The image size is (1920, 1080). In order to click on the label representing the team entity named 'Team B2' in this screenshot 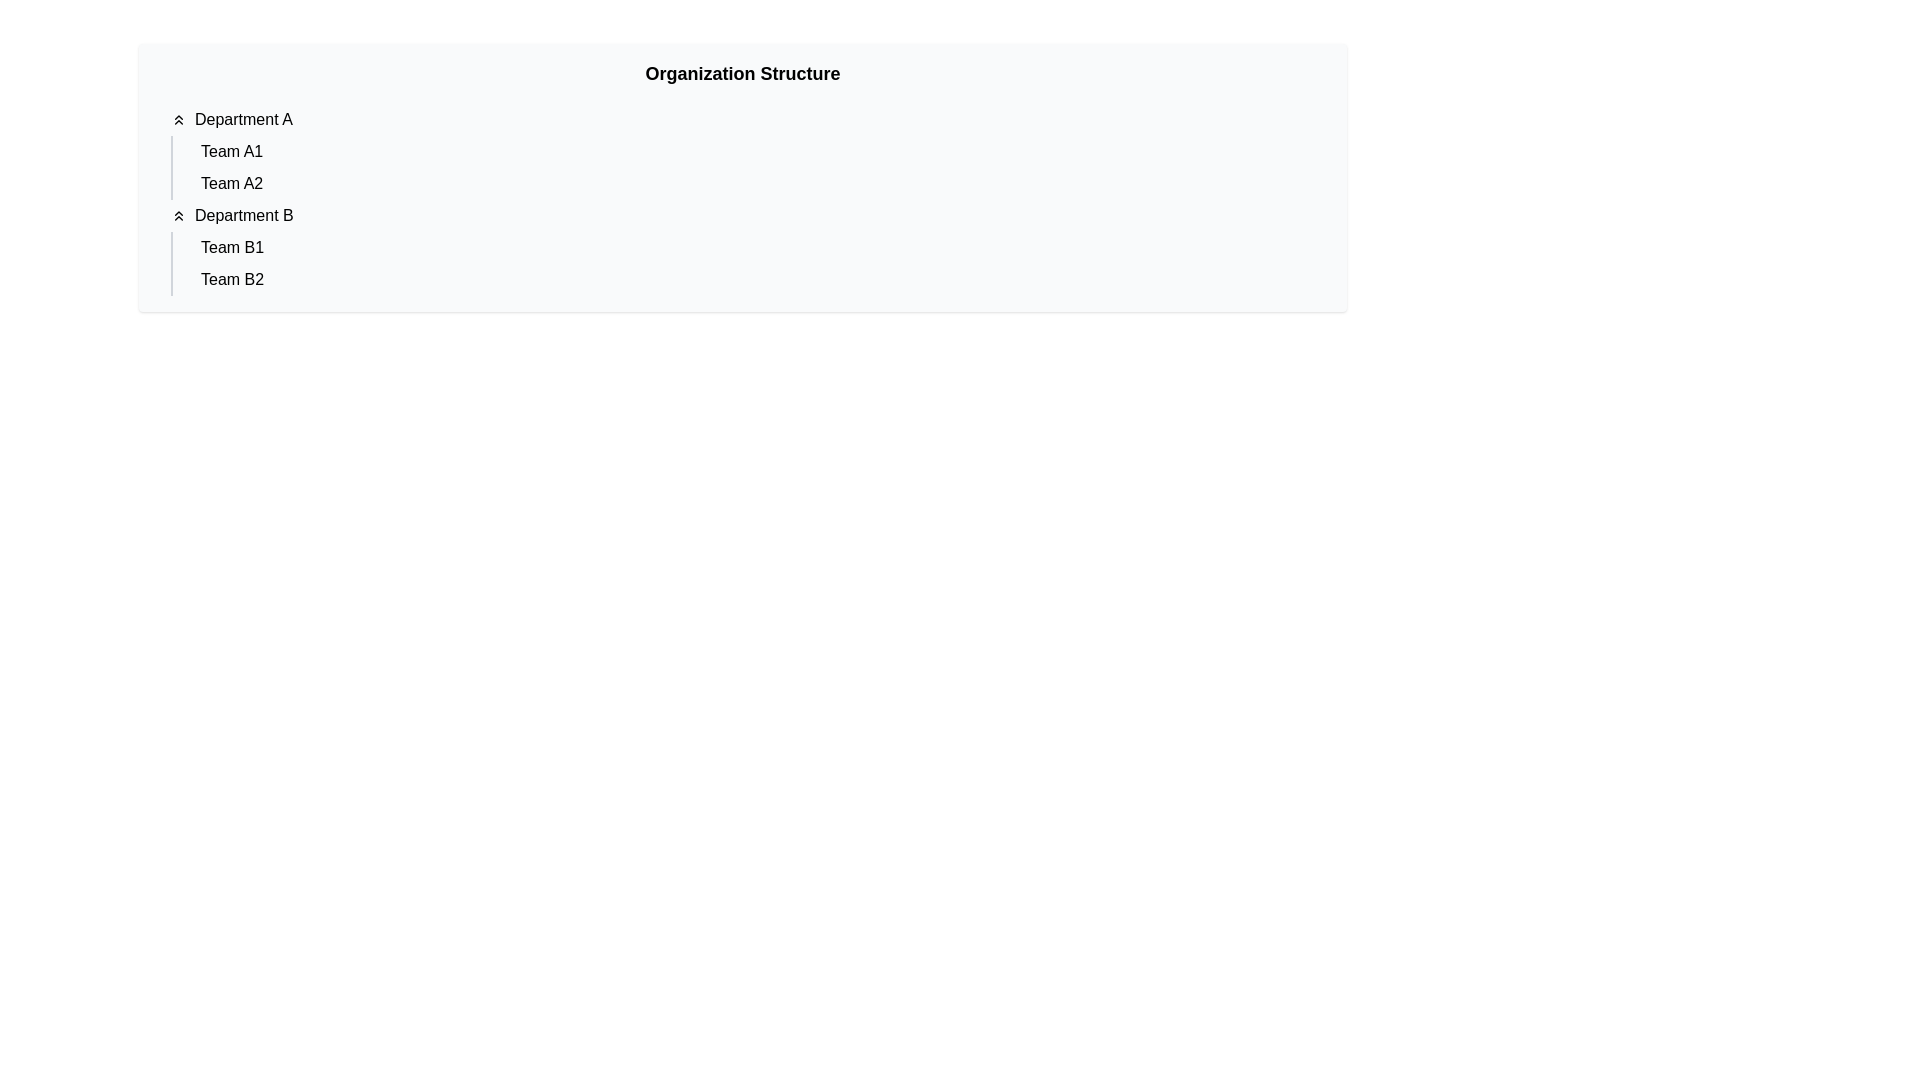, I will do `click(231, 280)`.